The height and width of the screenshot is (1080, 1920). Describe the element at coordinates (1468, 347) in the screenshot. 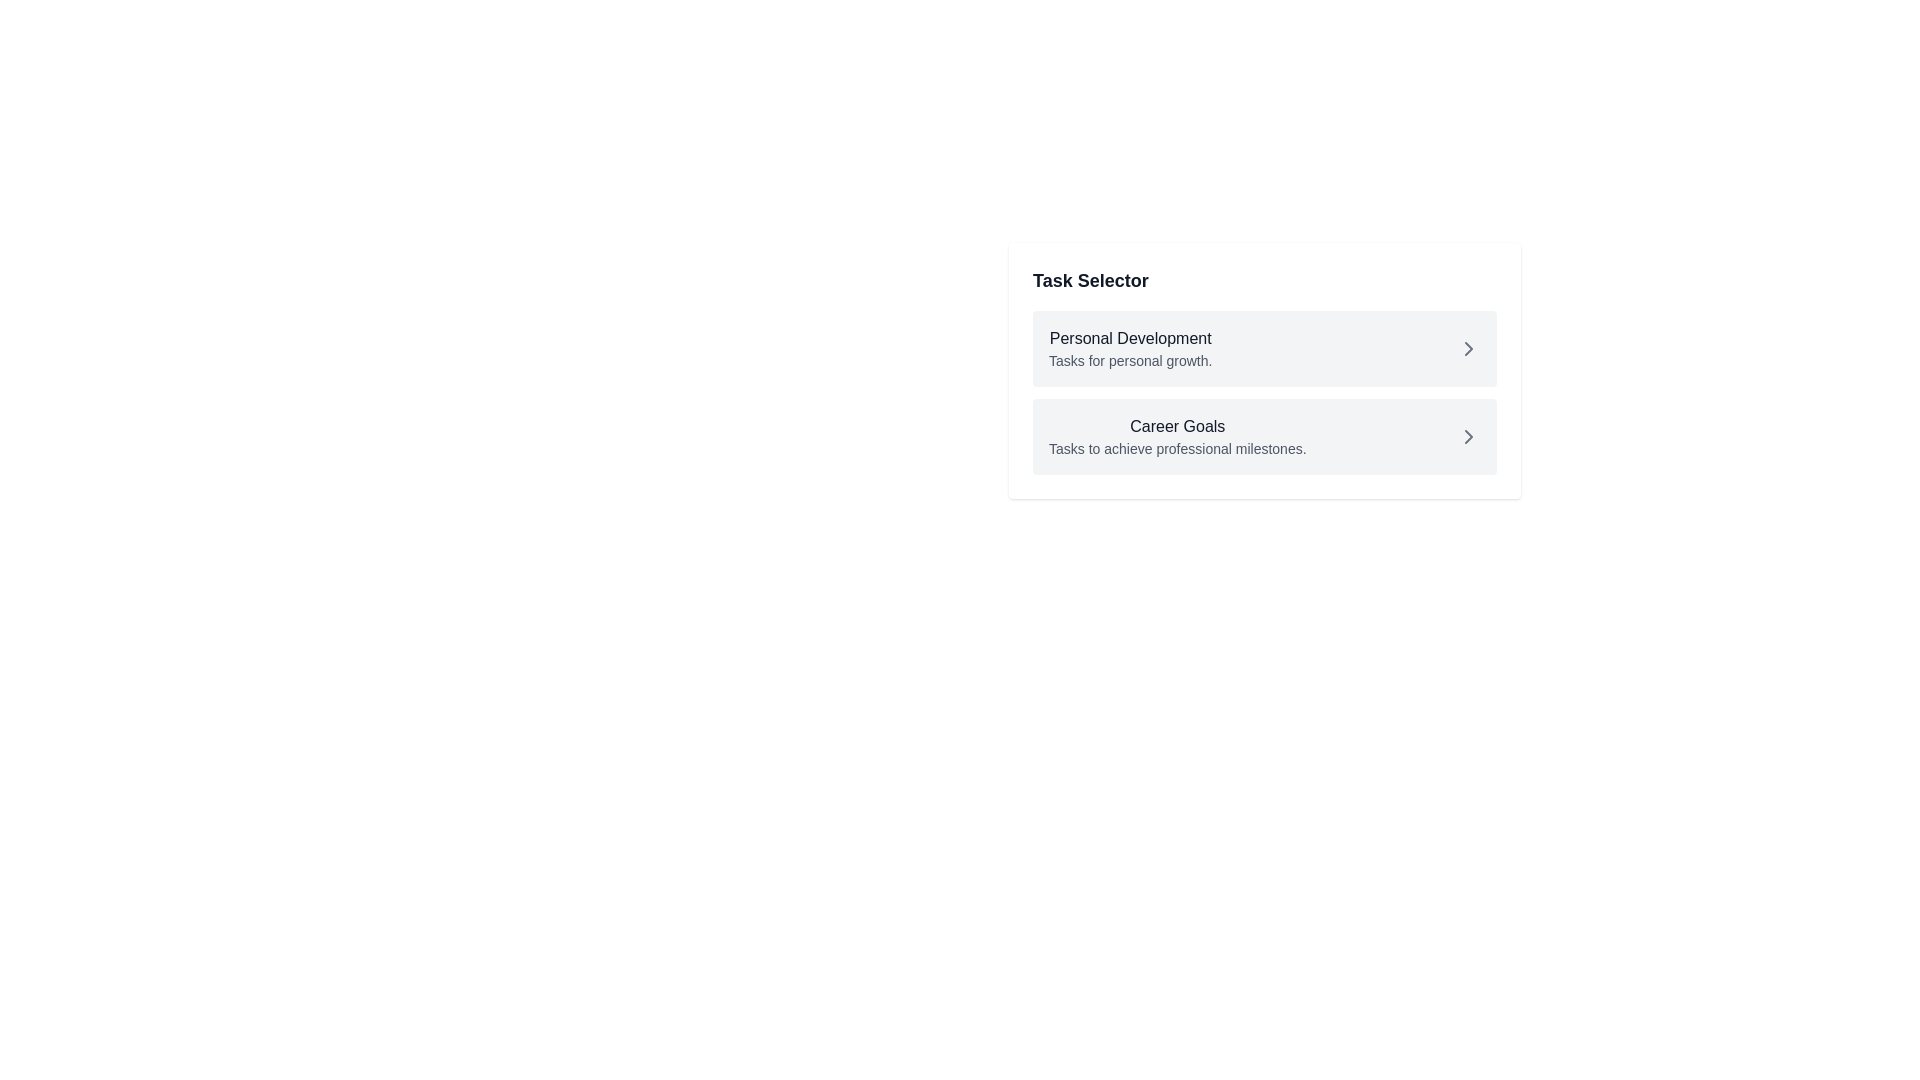

I see `the navigation icon located at the far-right end of the 'Personal Development' list item in the 'Task Selector' menu` at that location.